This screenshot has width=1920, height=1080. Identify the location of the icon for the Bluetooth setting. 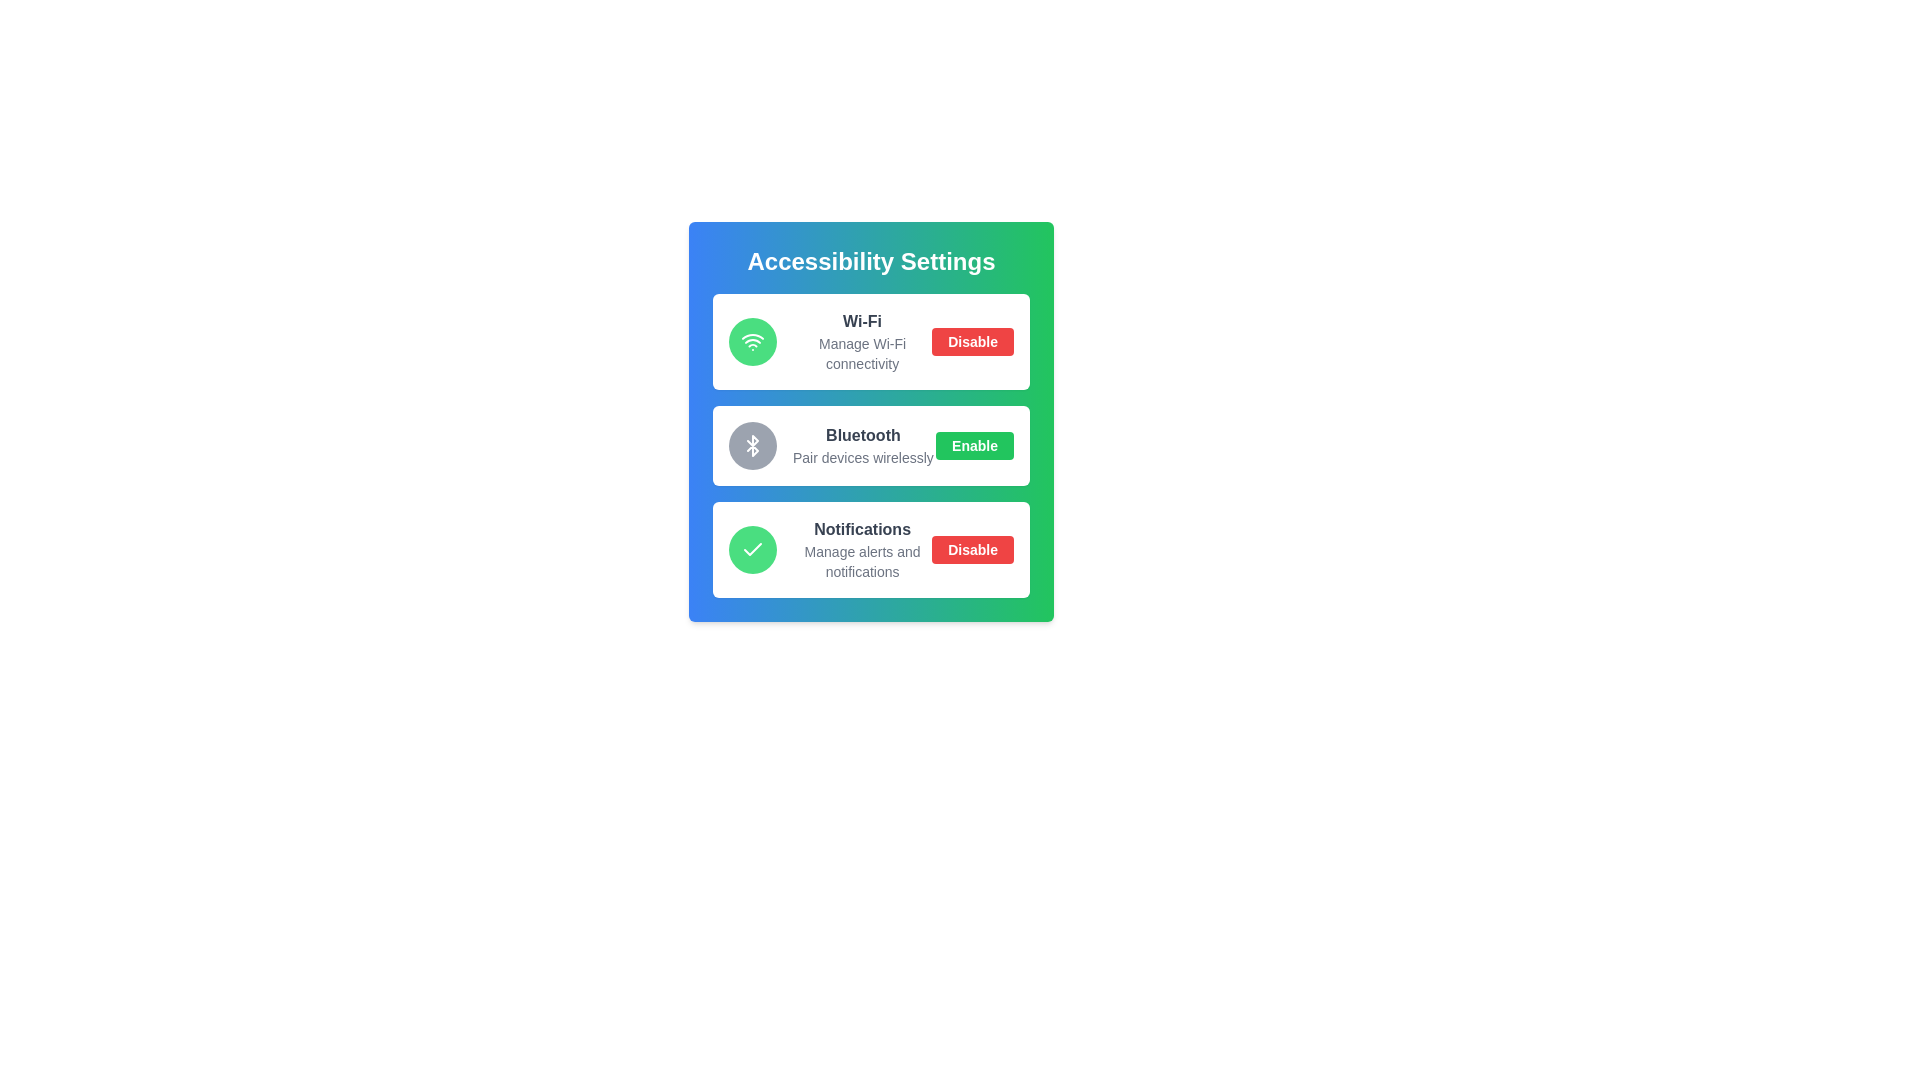
(752, 445).